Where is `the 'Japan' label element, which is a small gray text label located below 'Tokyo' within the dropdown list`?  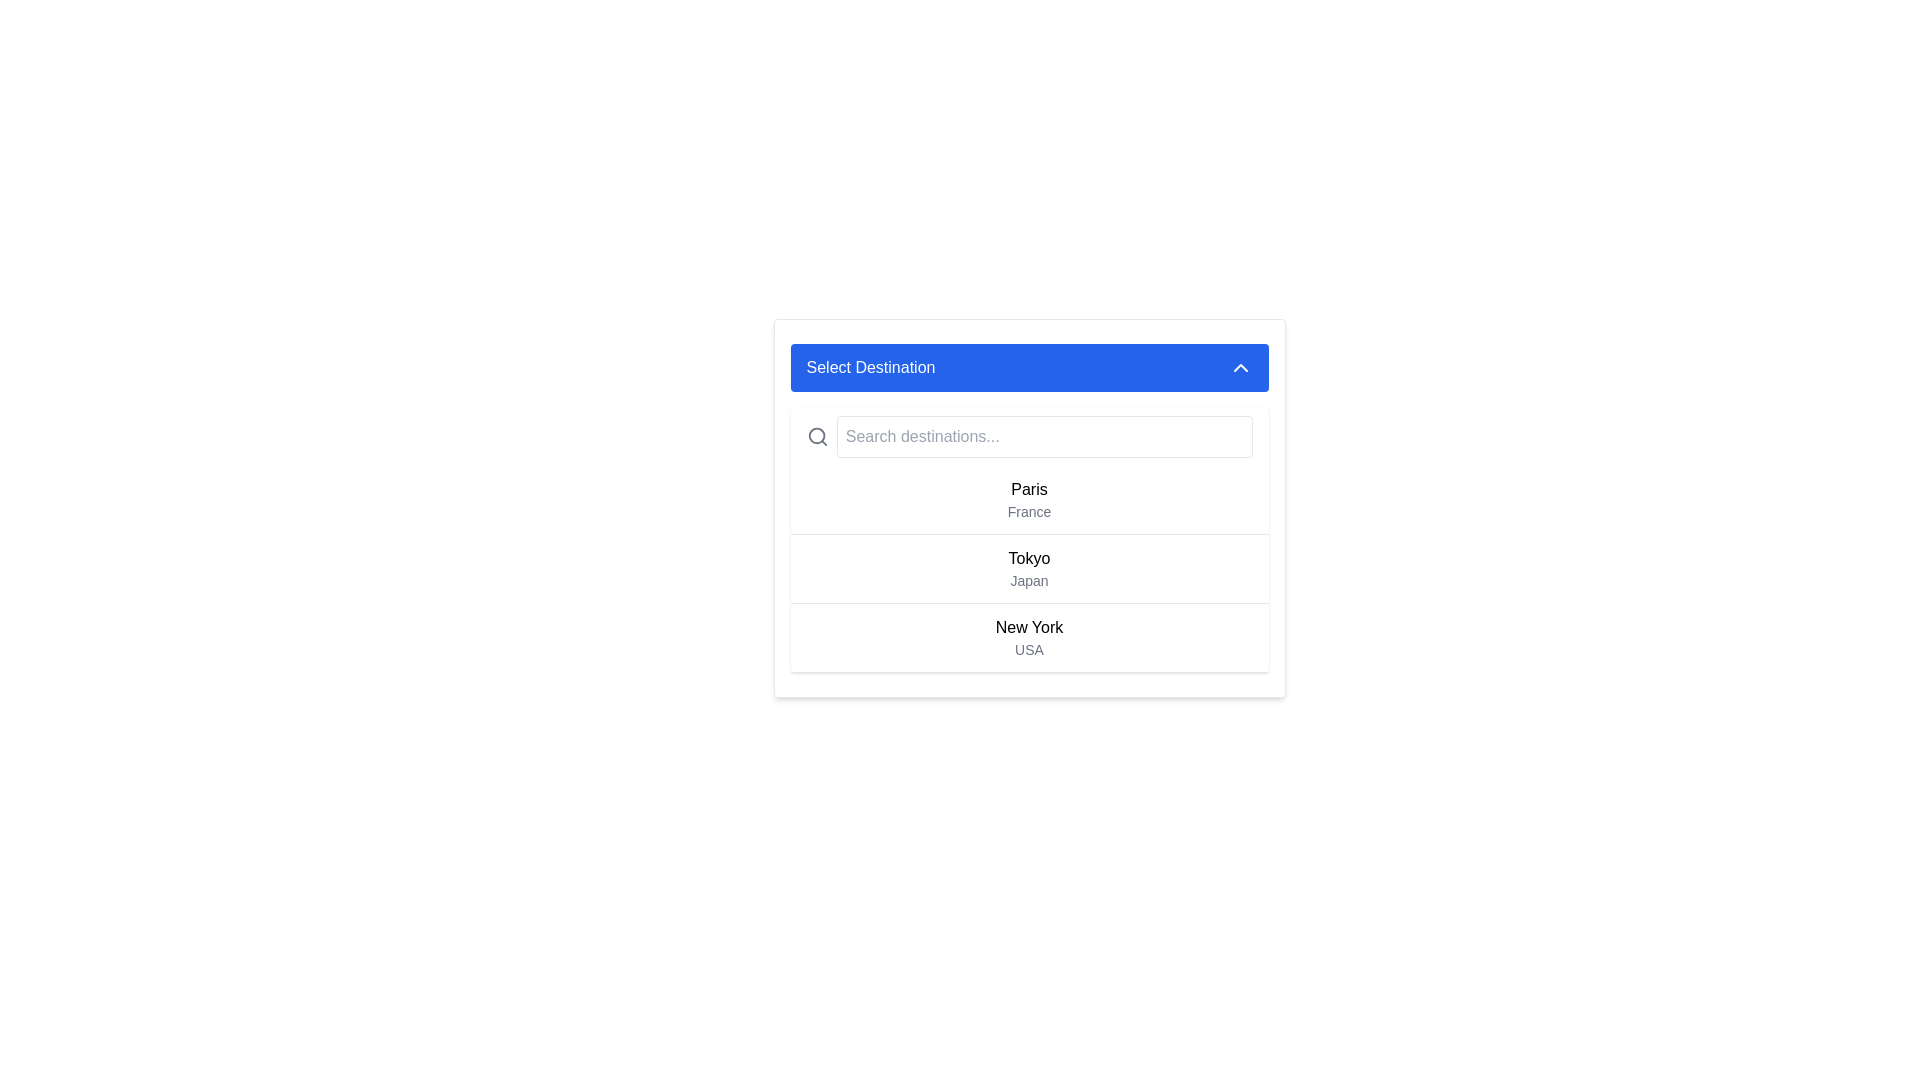 the 'Japan' label element, which is a small gray text label located below 'Tokyo' within the dropdown list is located at coordinates (1029, 581).